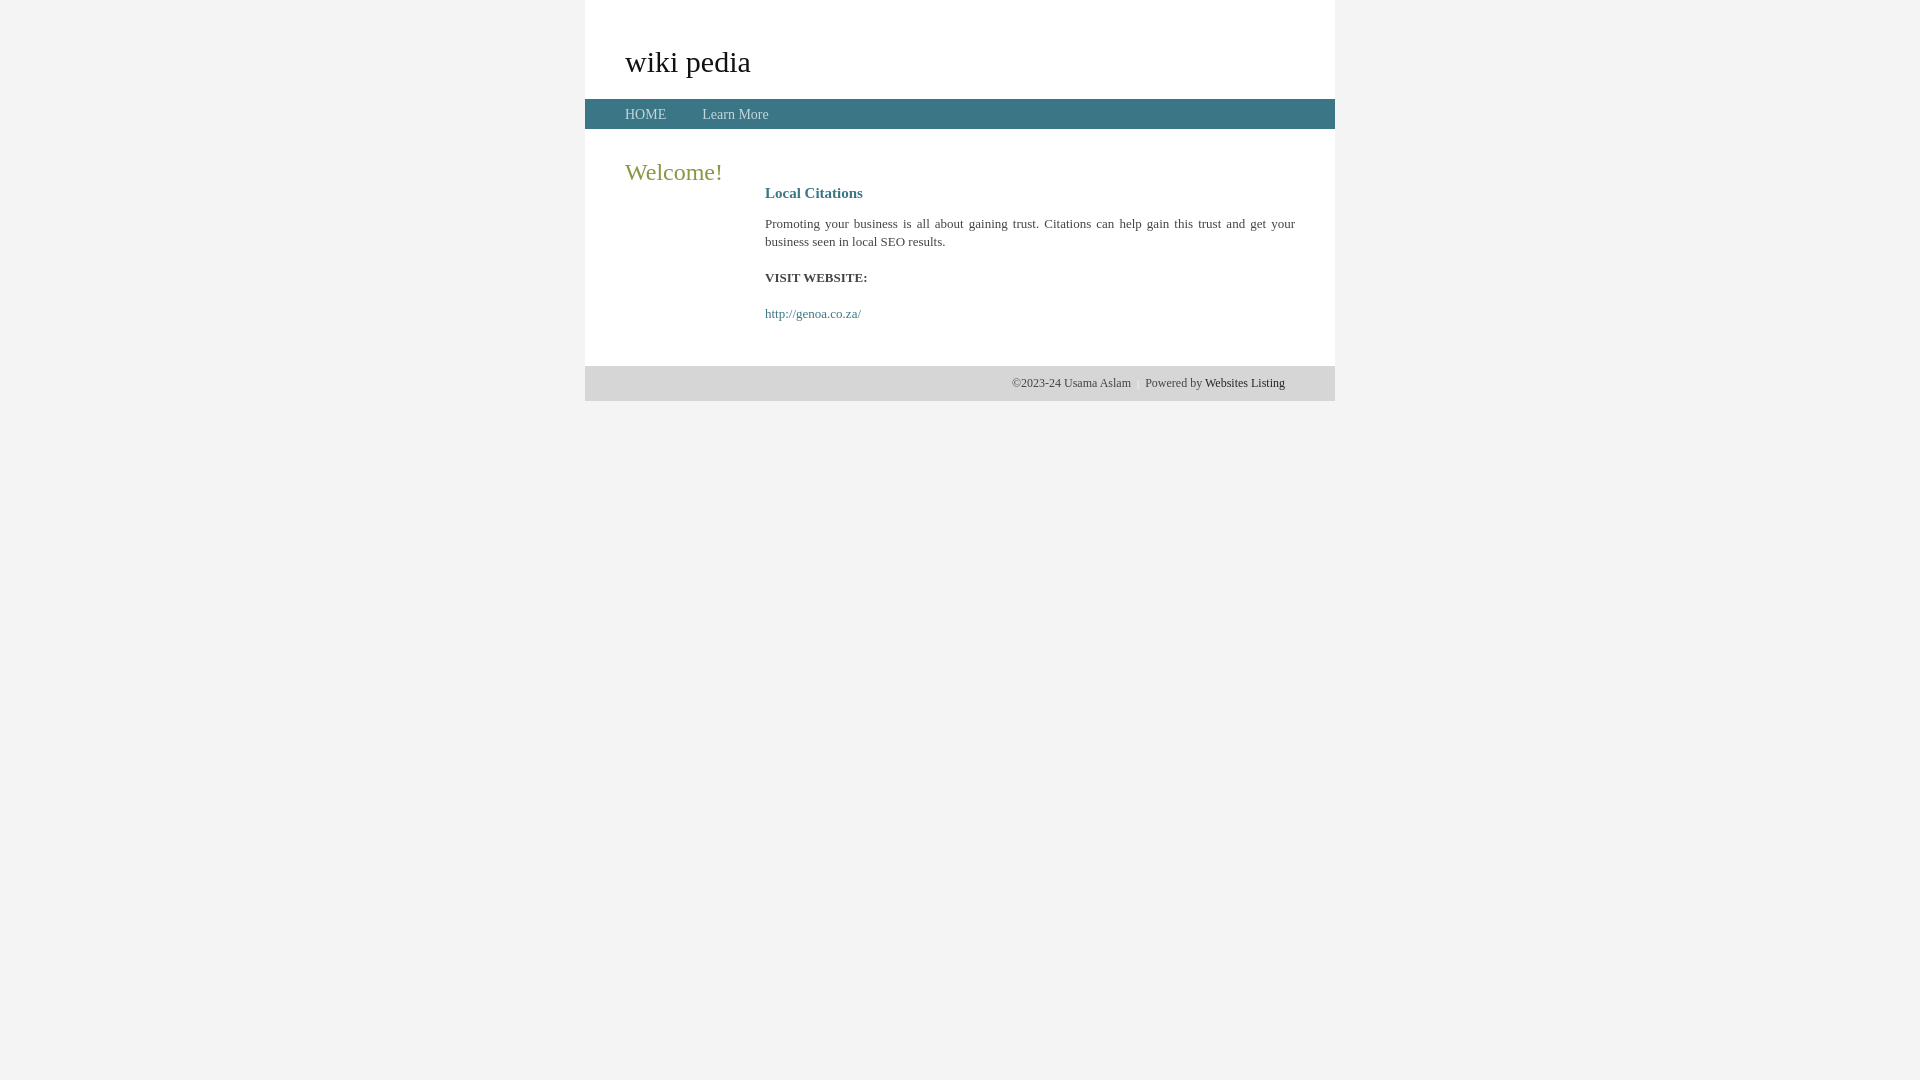  Describe the element at coordinates (645, 114) in the screenshot. I see `'HOME'` at that location.